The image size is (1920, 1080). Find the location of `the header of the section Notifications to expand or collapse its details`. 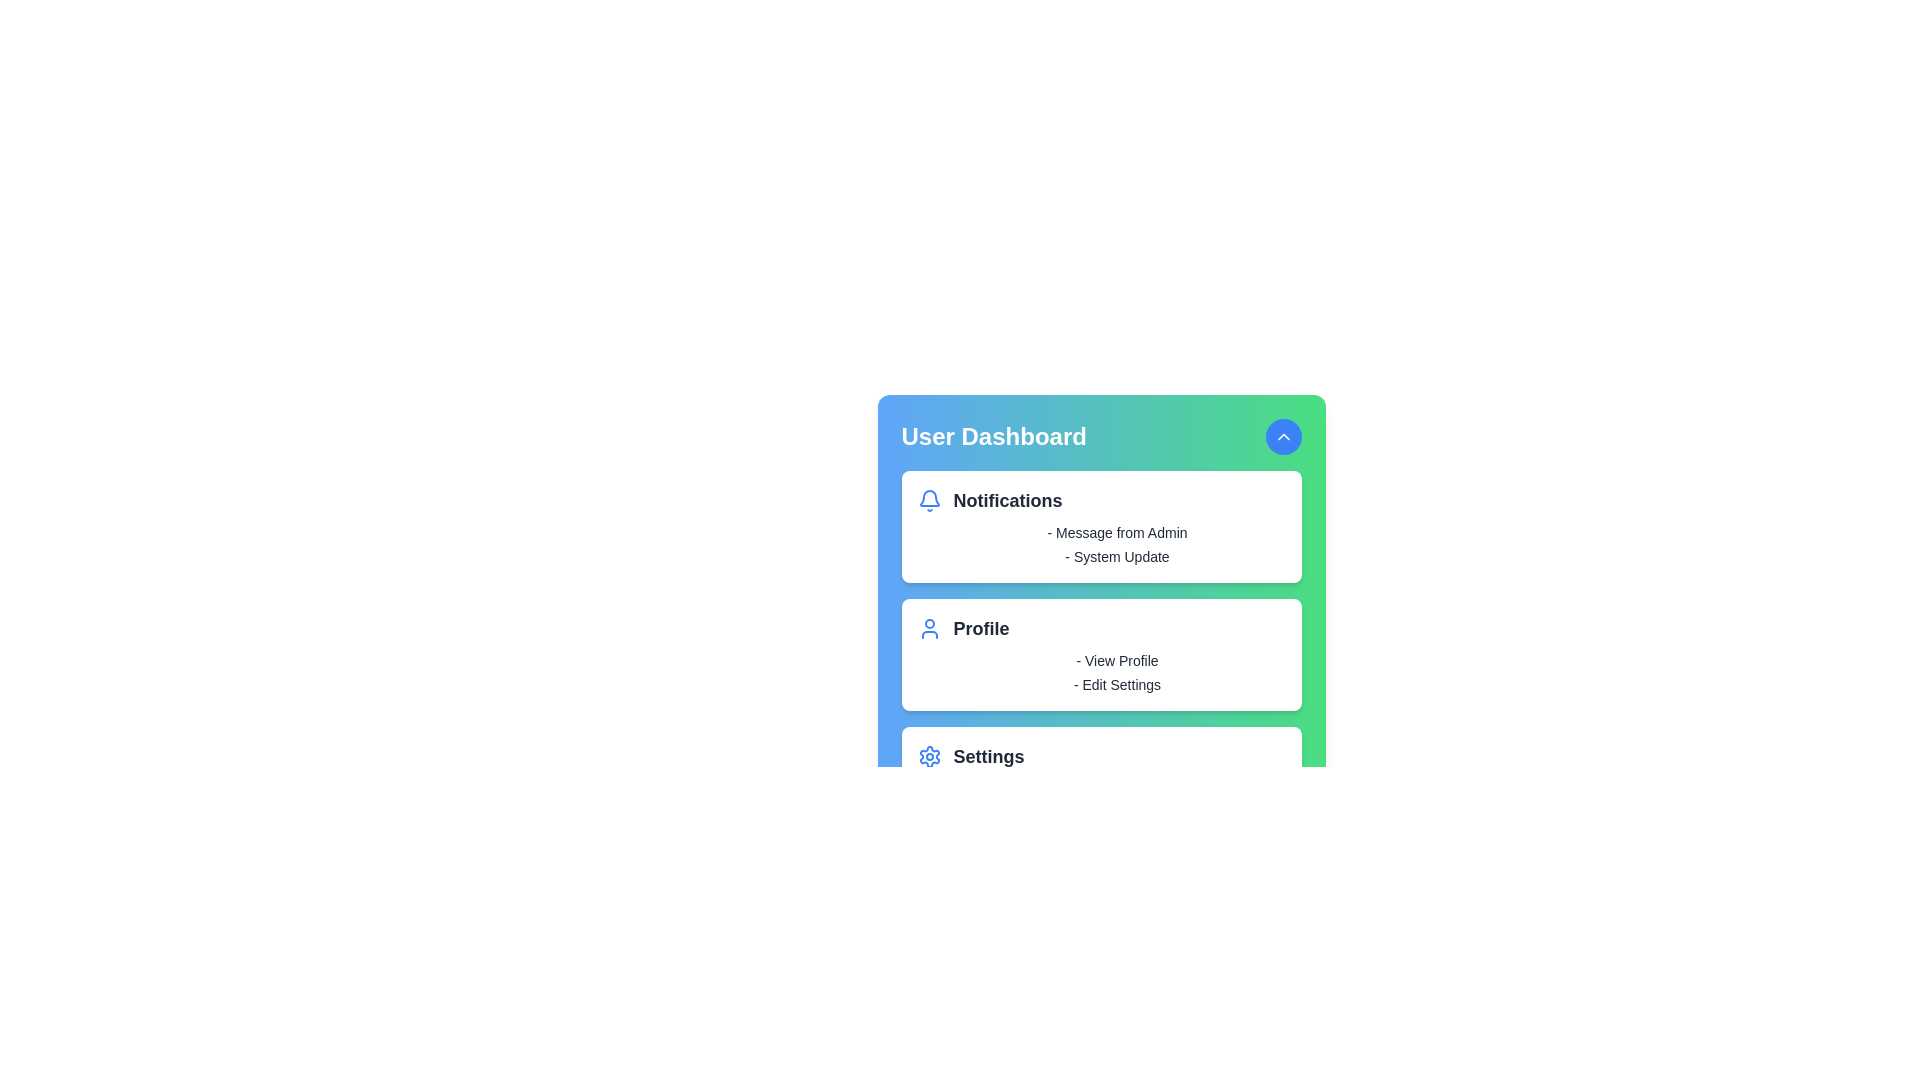

the header of the section Notifications to expand or collapse its details is located at coordinates (1100, 500).